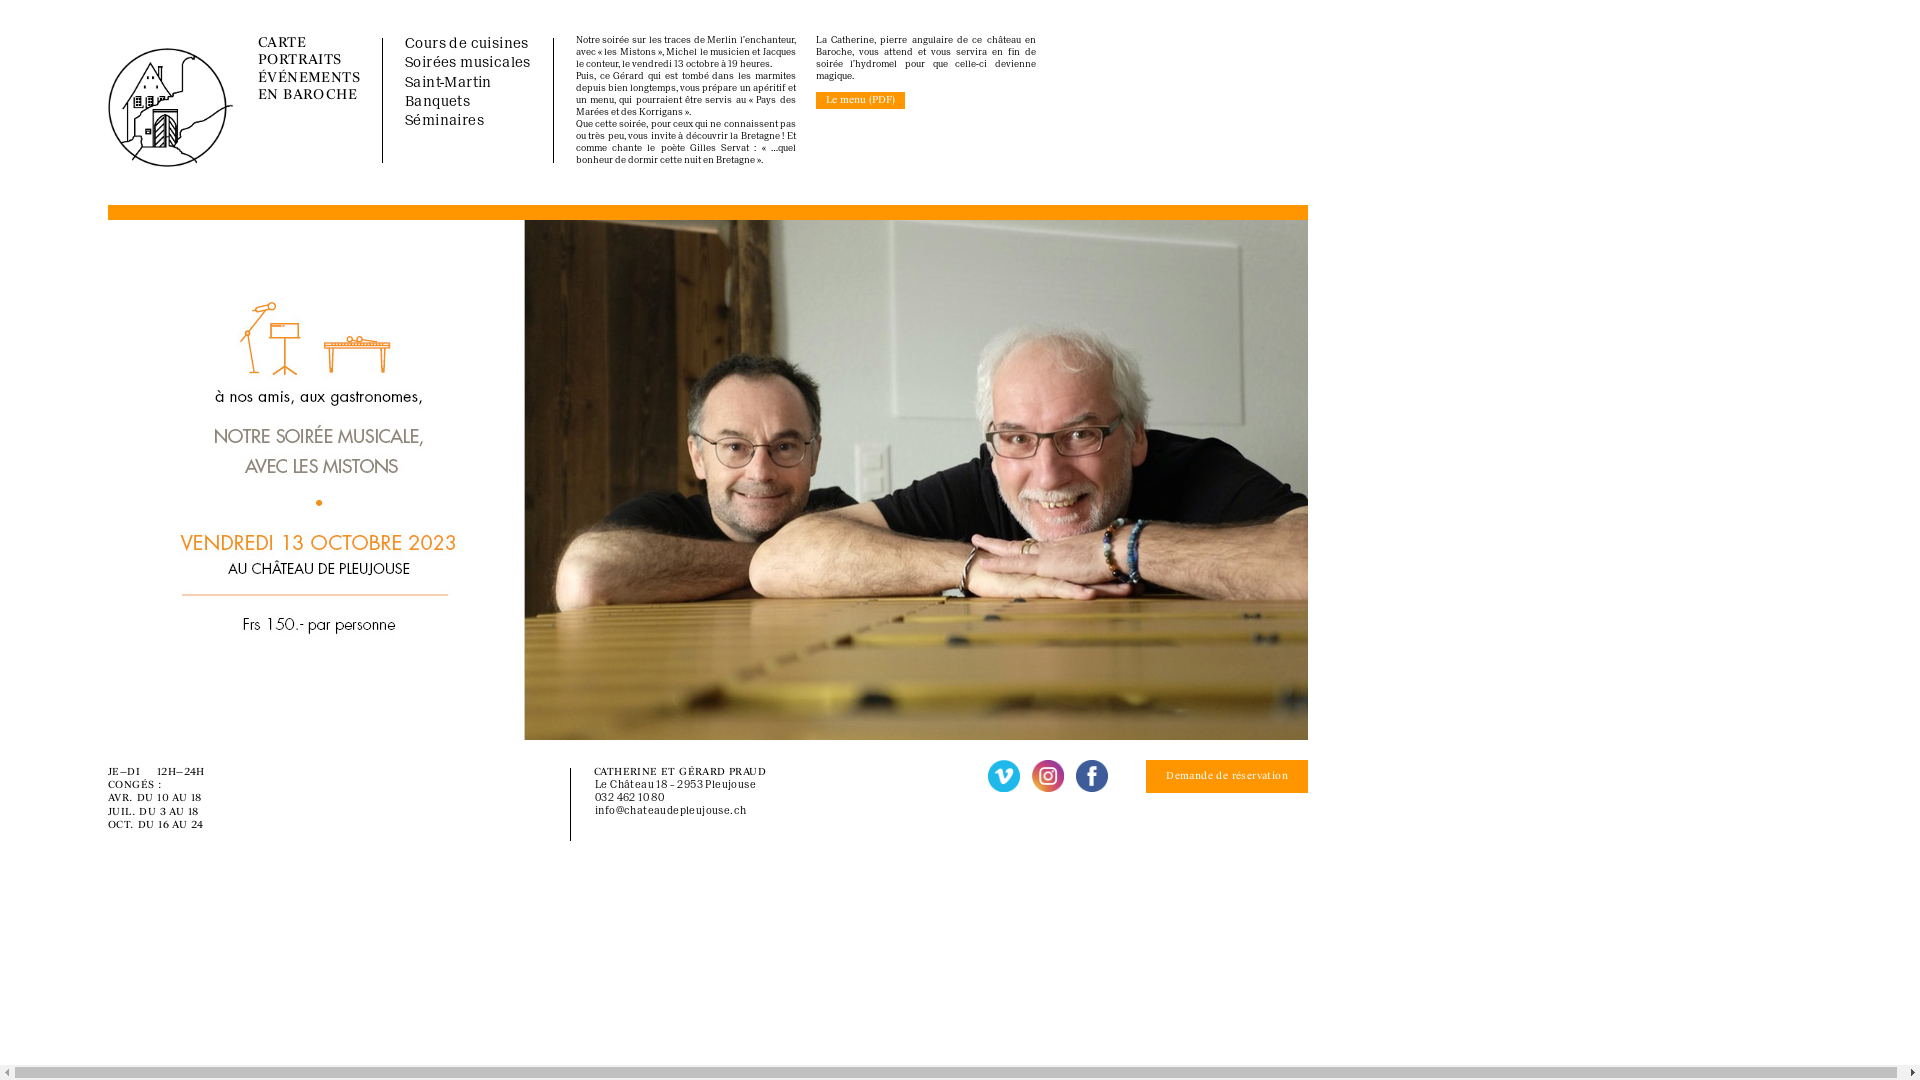 The width and height of the screenshot is (1920, 1080). Describe the element at coordinates (306, 95) in the screenshot. I see `'EN BAROCHE'` at that location.